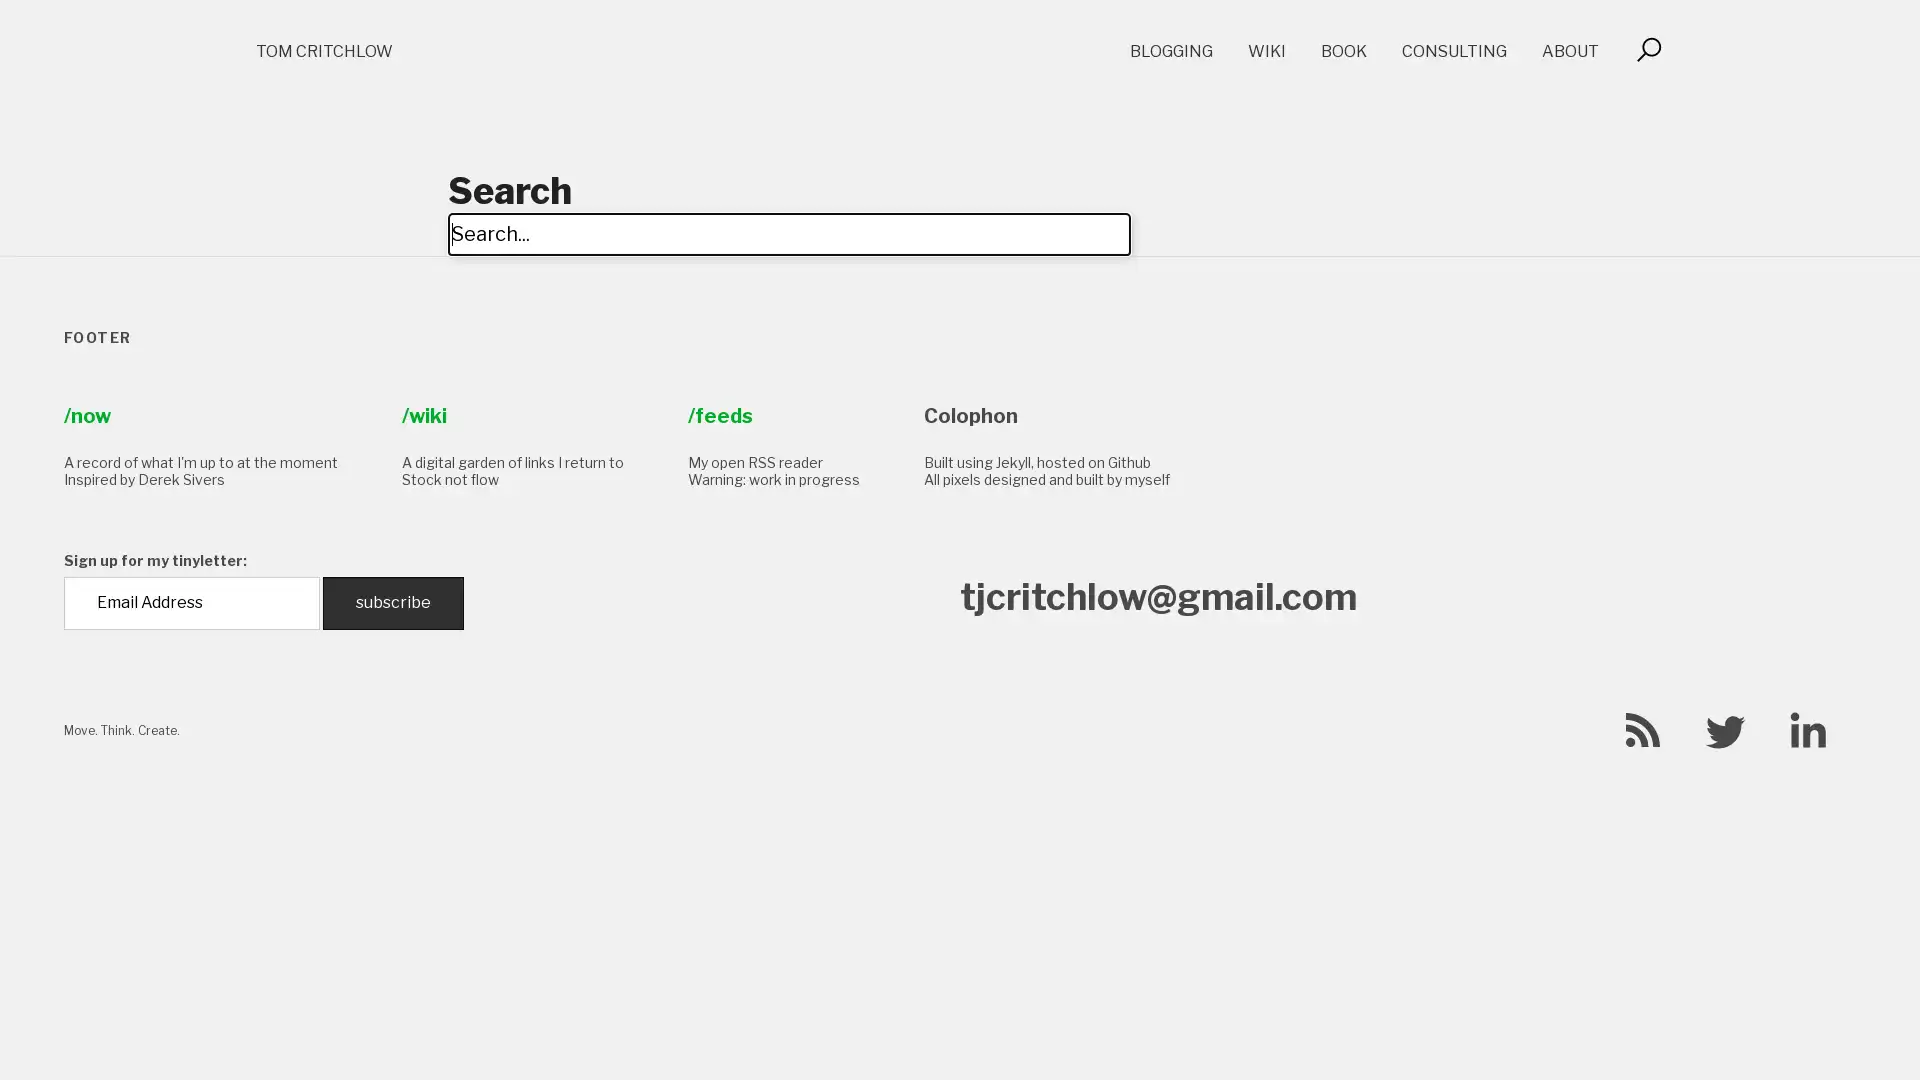 The height and width of the screenshot is (1080, 1920). What do you see at coordinates (393, 601) in the screenshot?
I see `subscribe` at bounding box center [393, 601].